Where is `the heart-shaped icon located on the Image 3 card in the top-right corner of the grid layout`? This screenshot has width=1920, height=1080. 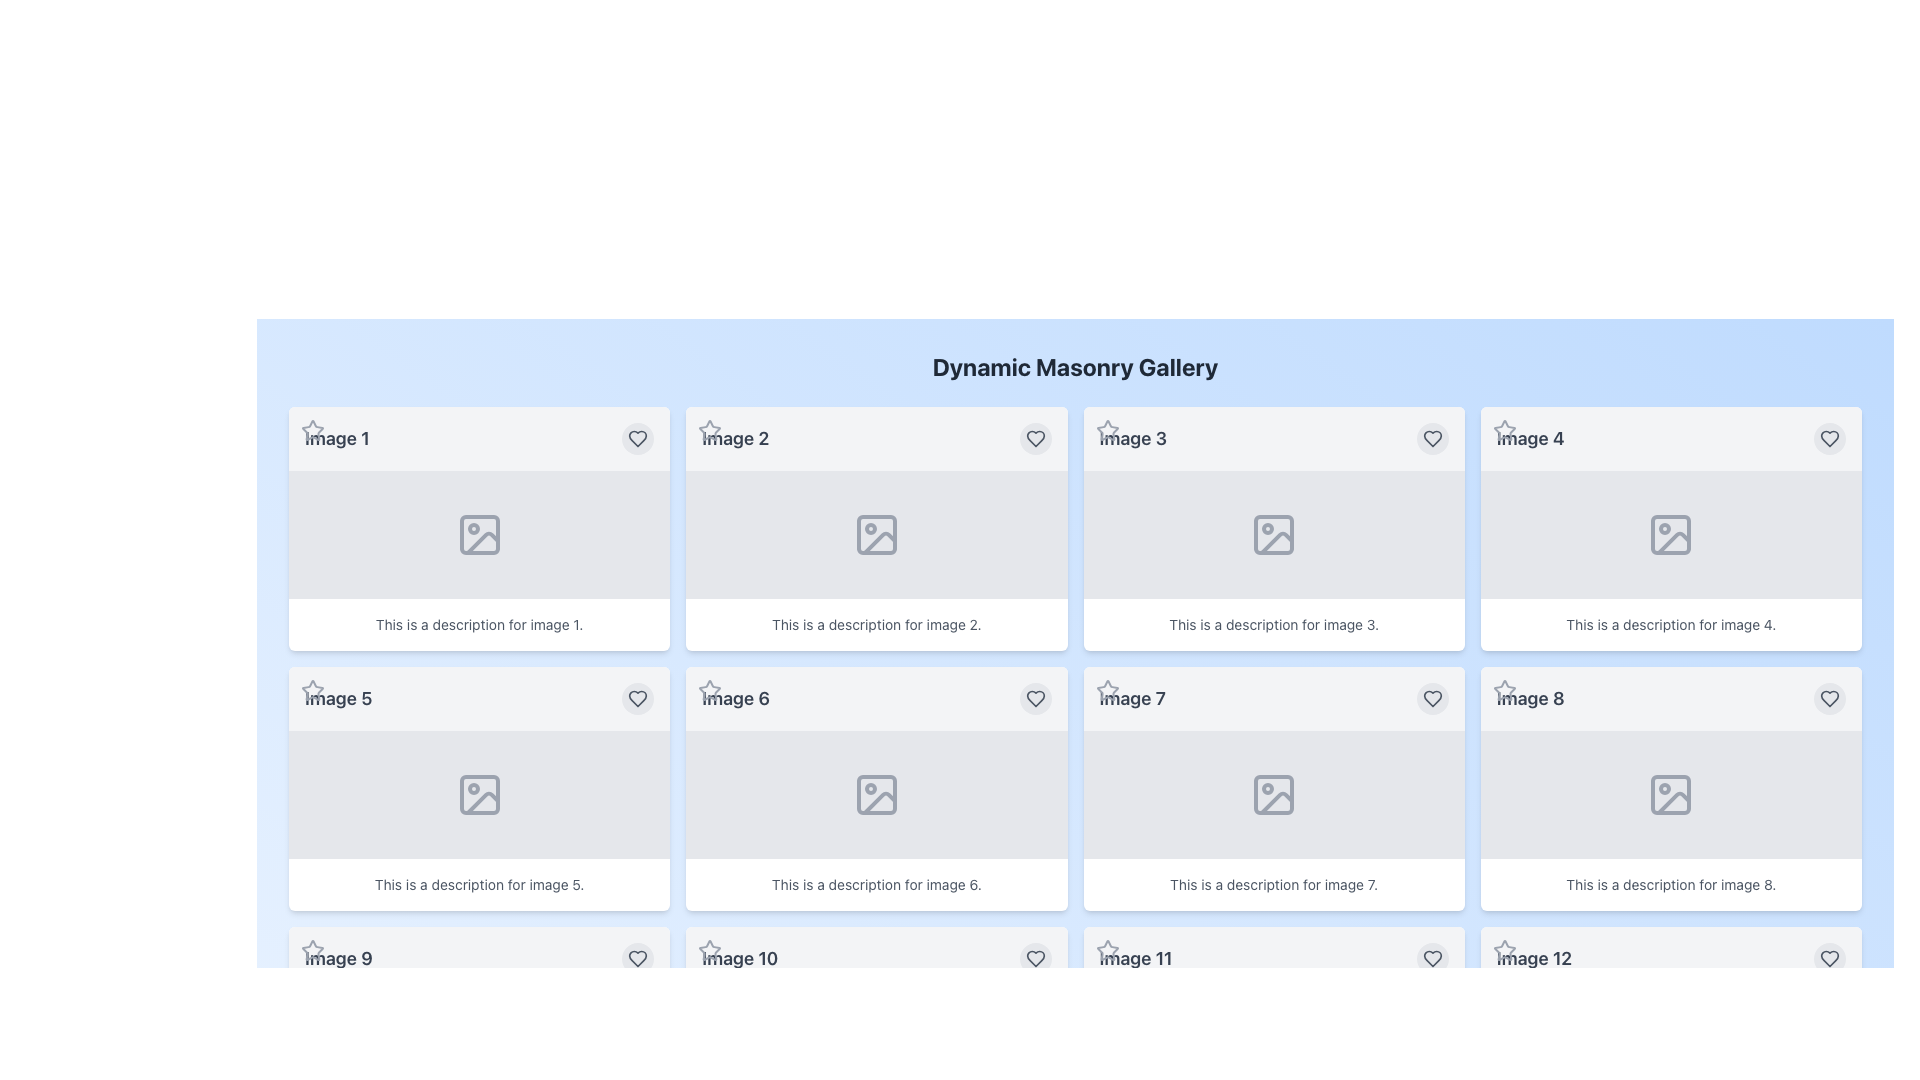 the heart-shaped icon located on the Image 3 card in the top-right corner of the grid layout is located at coordinates (1431, 438).